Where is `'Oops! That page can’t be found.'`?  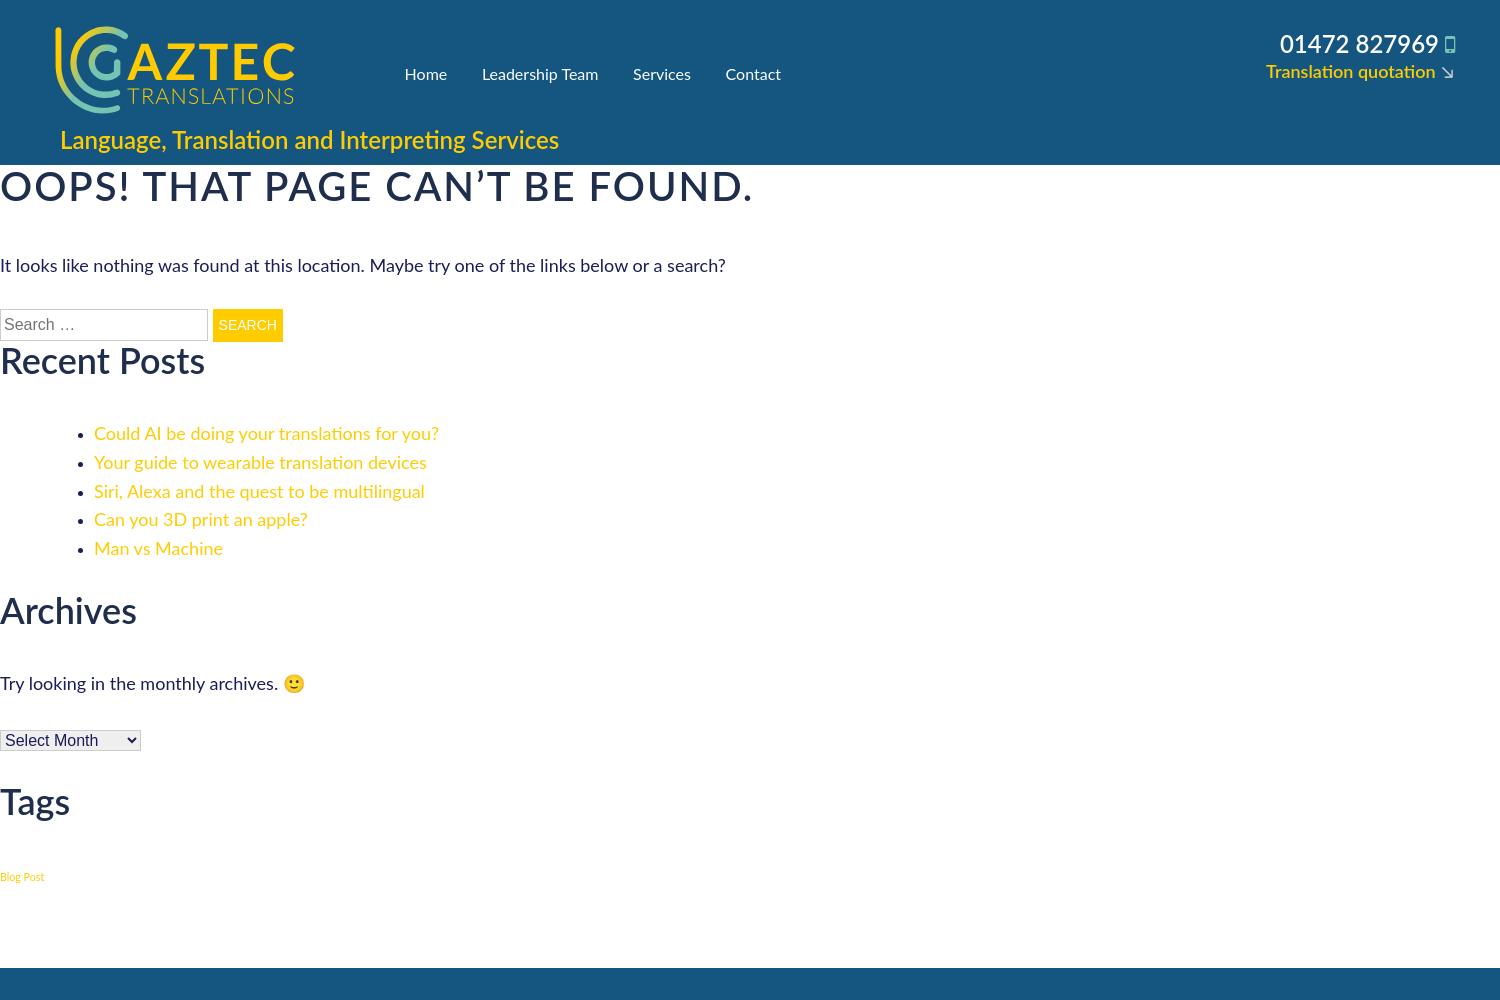 'Oops! That page can’t be found.' is located at coordinates (376, 188).